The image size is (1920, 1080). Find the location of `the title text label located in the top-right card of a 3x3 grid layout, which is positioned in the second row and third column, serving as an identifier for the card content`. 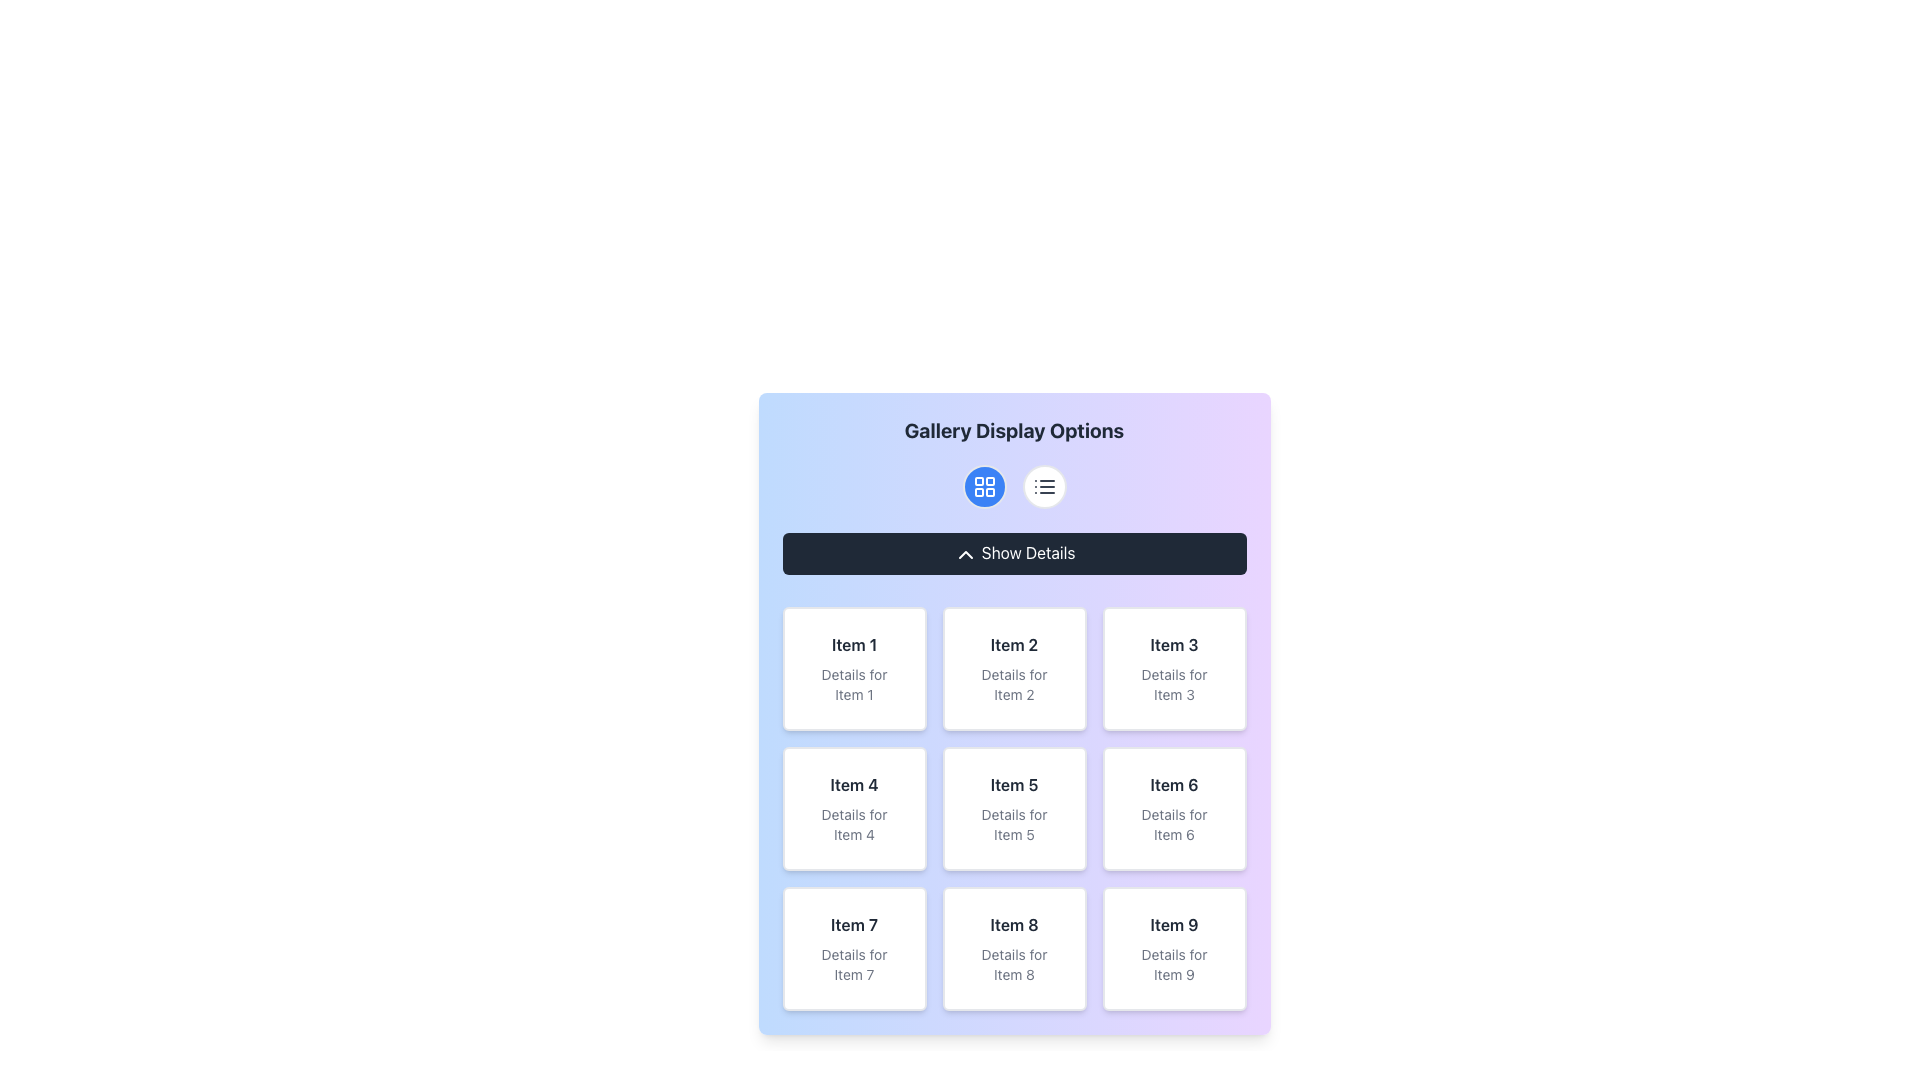

the title text label located in the top-right card of a 3x3 grid layout, which is positioned in the second row and third column, serving as an identifier for the card content is located at coordinates (1174, 644).